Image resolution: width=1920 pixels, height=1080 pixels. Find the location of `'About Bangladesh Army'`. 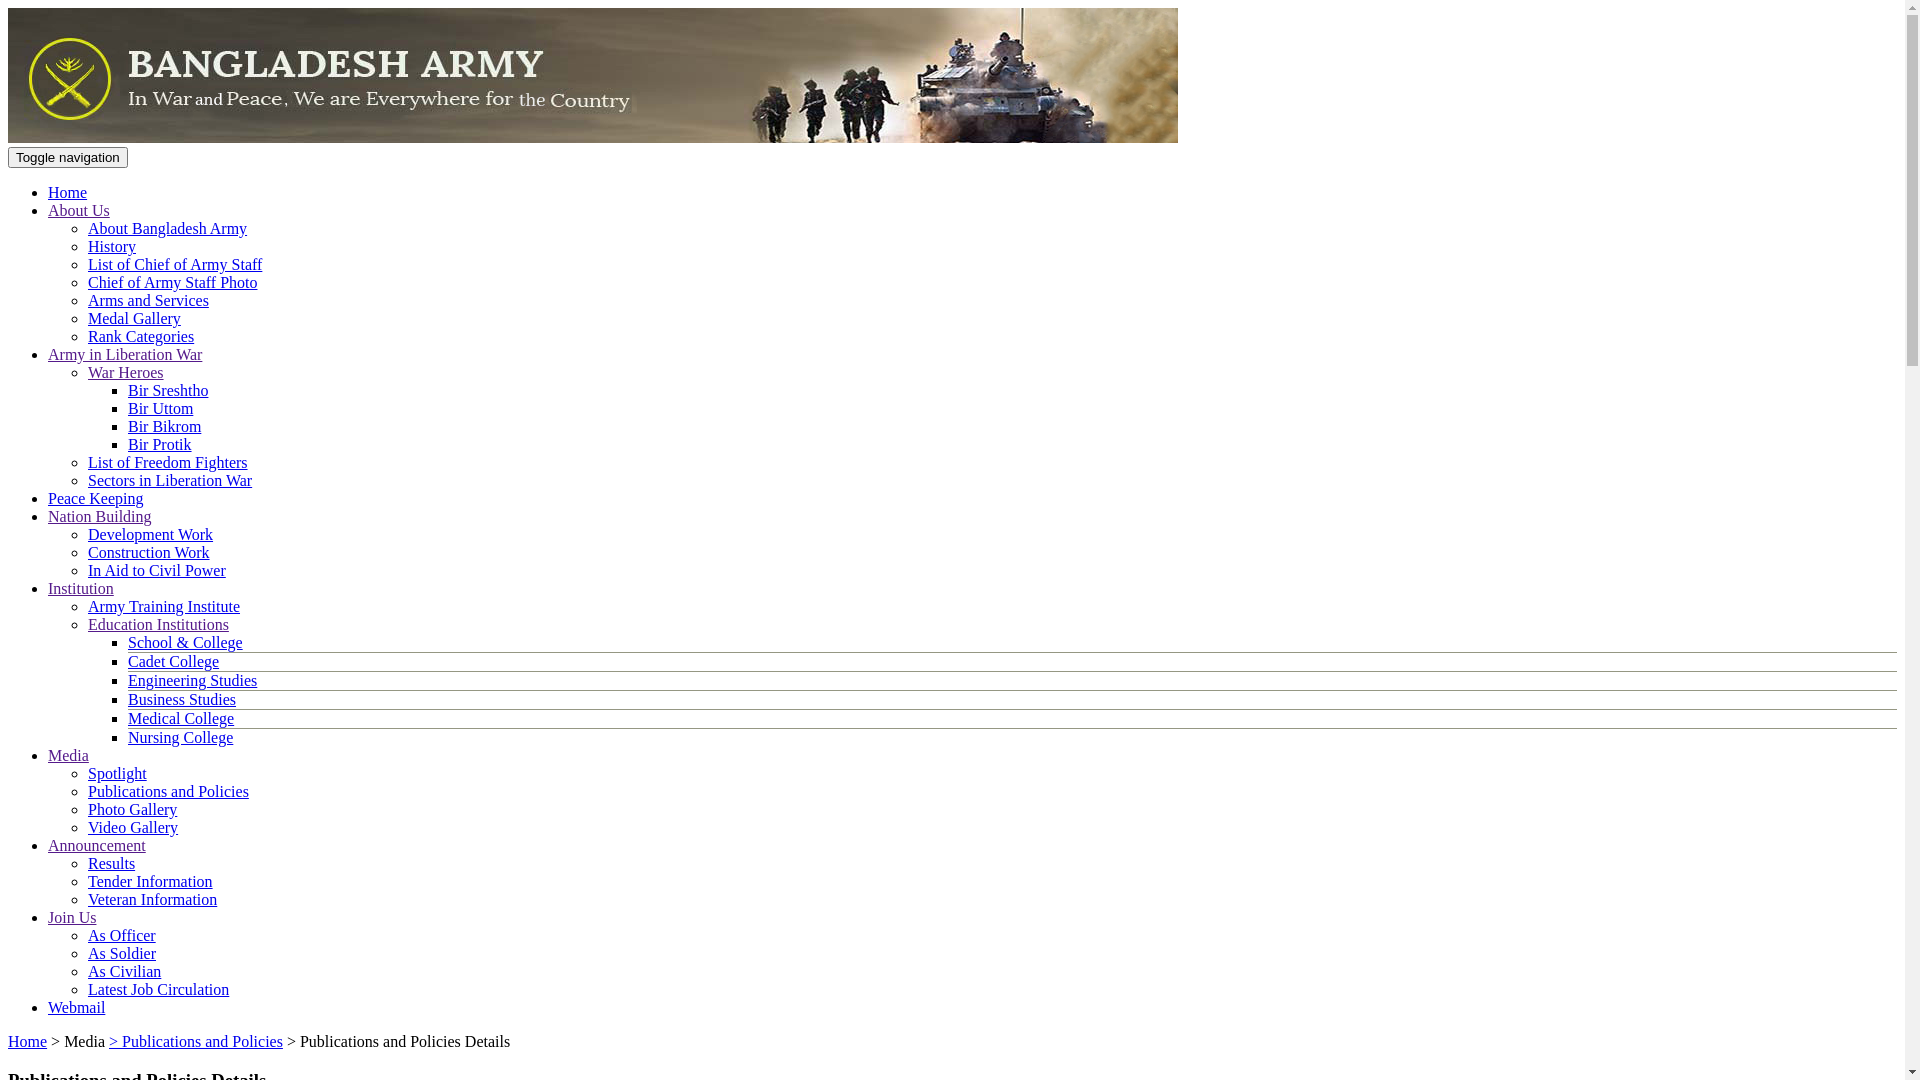

'About Bangladesh Army' is located at coordinates (167, 227).